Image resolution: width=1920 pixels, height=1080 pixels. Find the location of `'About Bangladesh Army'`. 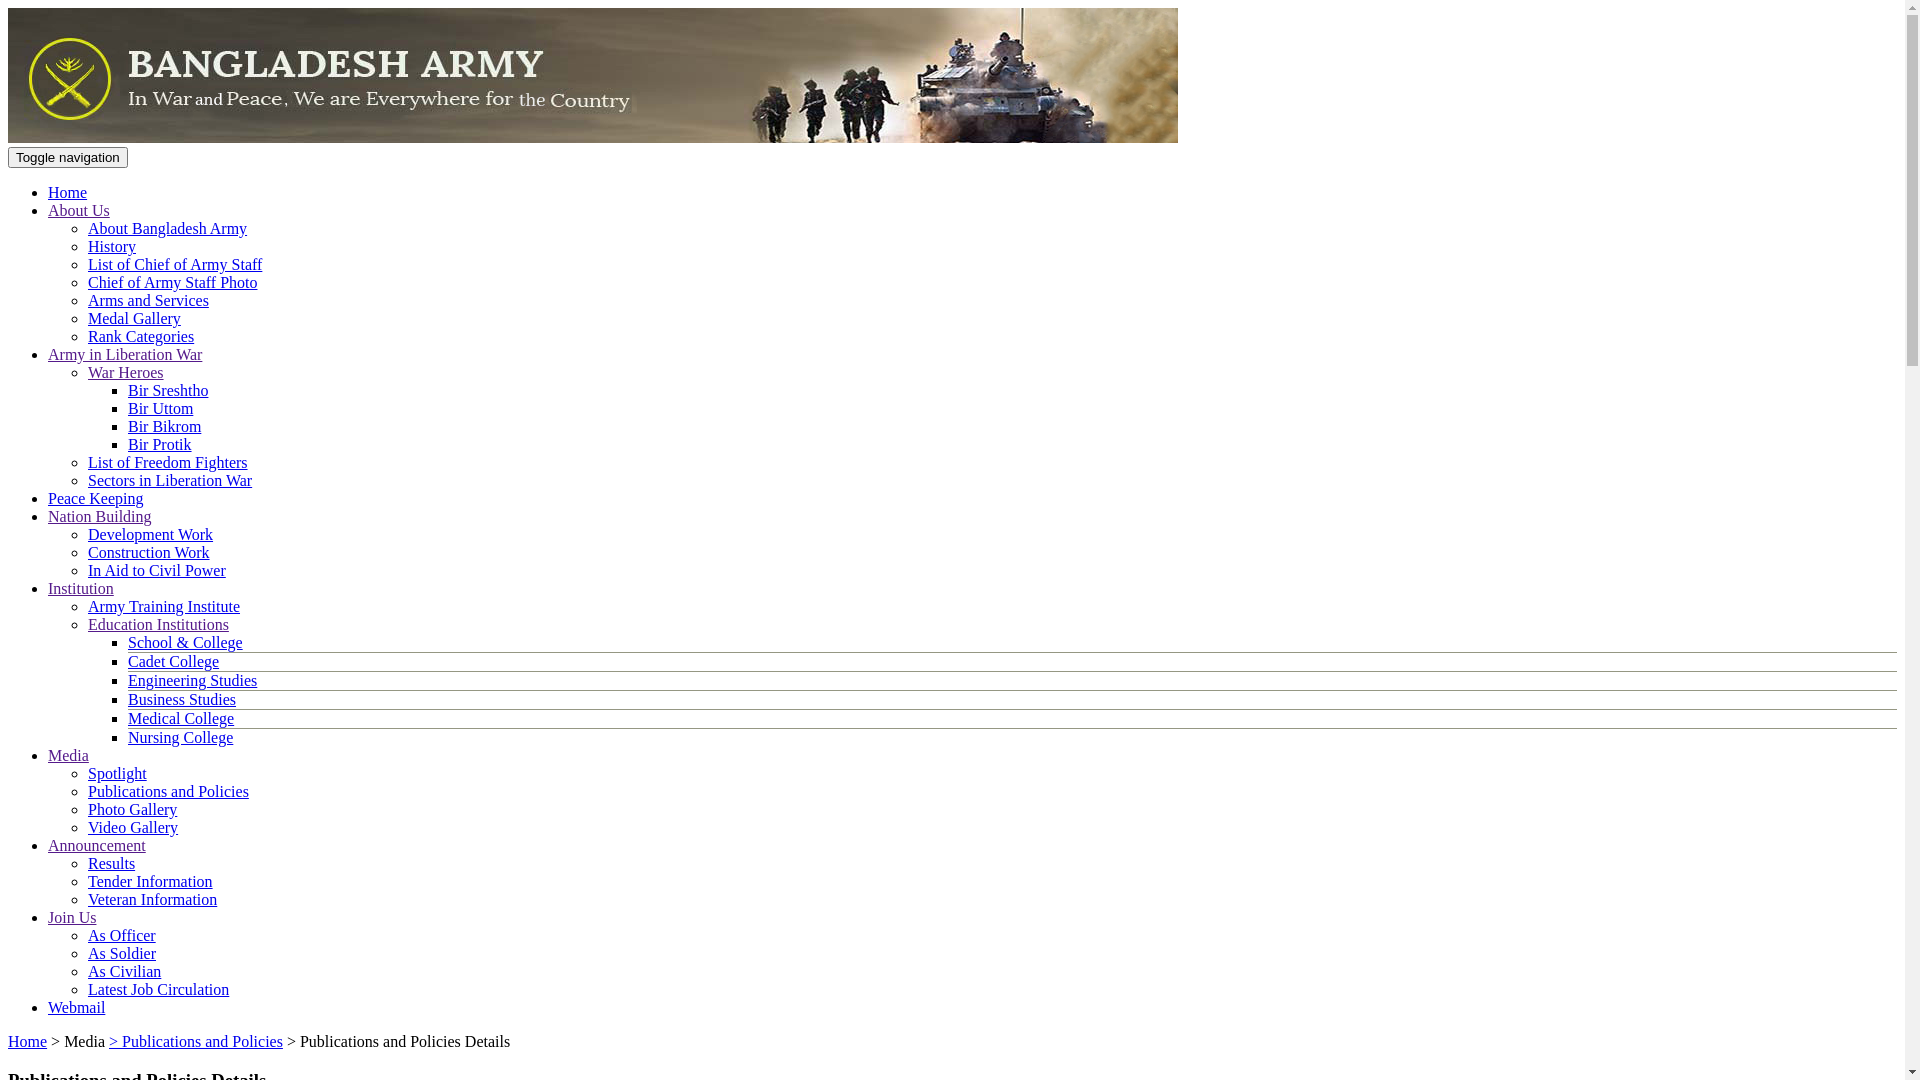

'About Bangladesh Army' is located at coordinates (167, 227).